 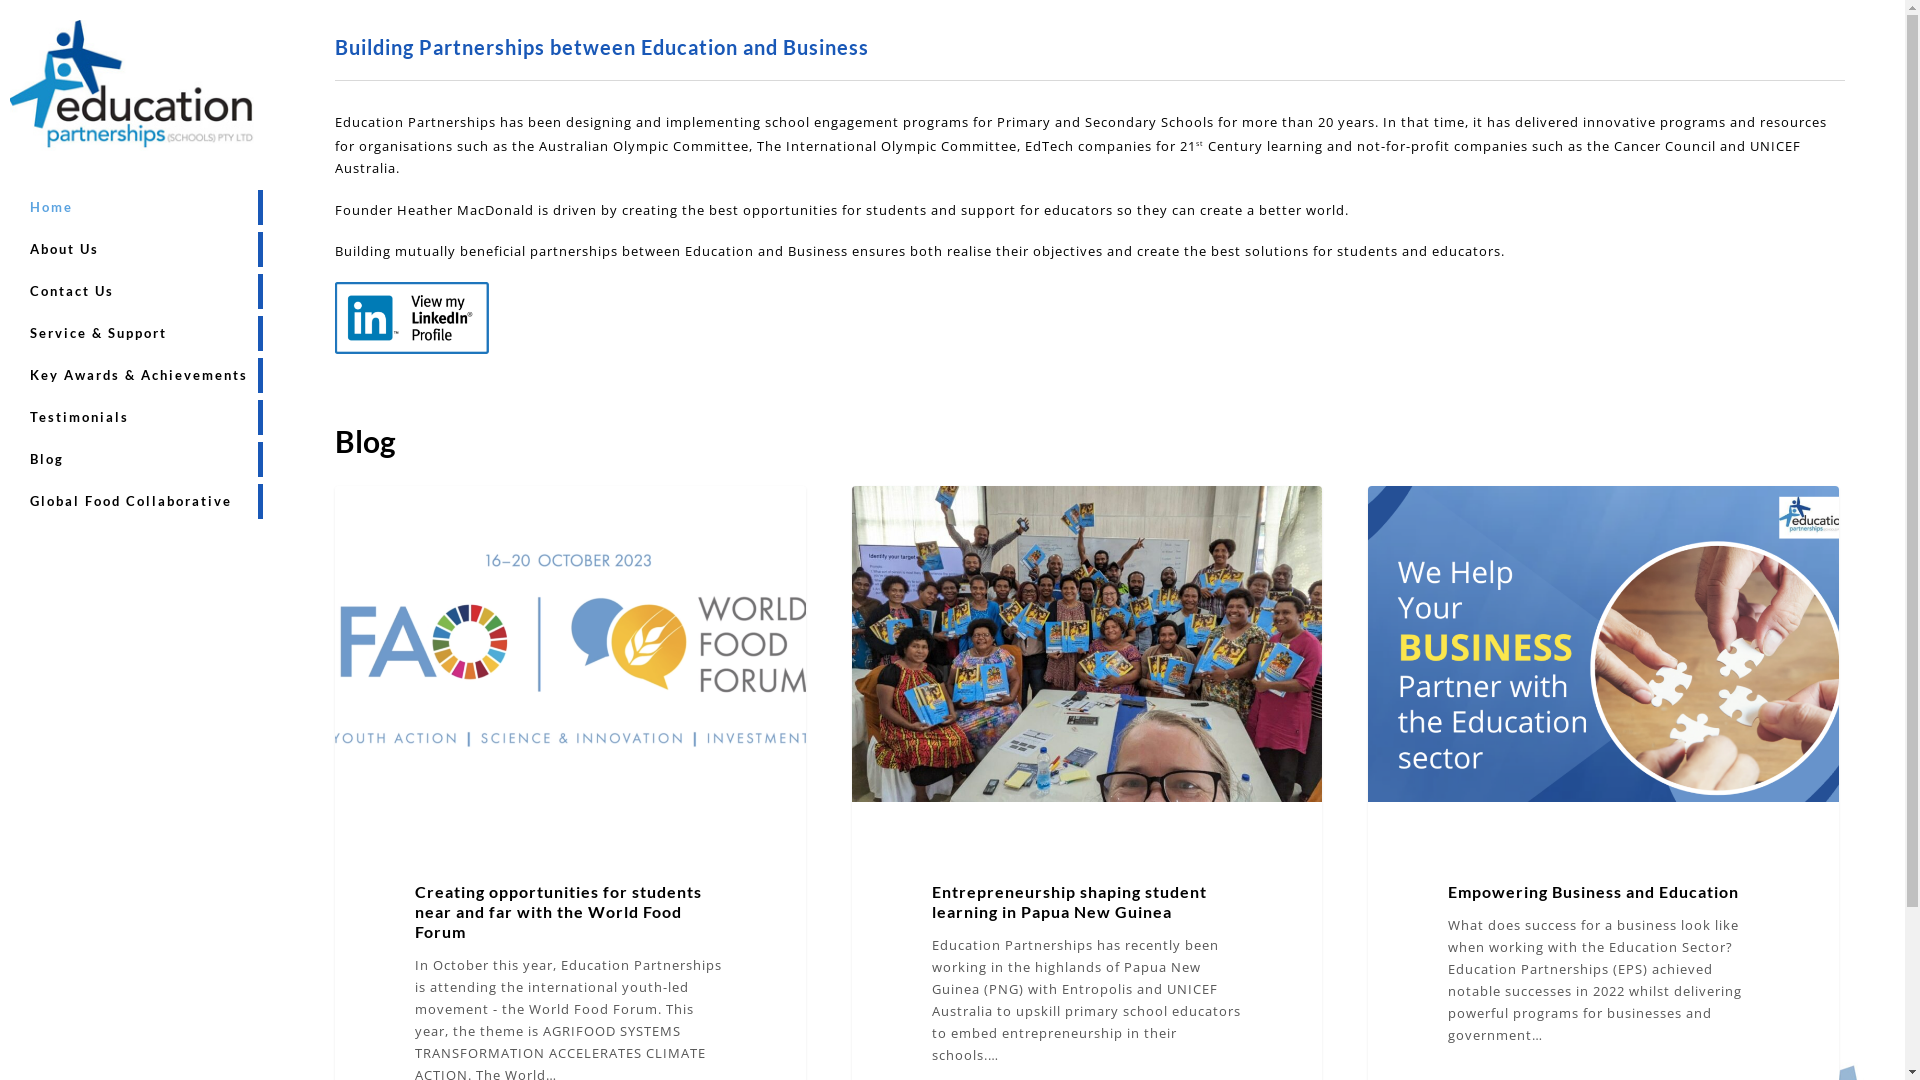 What do you see at coordinates (79, 416) in the screenshot?
I see `'Testimonials'` at bounding box center [79, 416].